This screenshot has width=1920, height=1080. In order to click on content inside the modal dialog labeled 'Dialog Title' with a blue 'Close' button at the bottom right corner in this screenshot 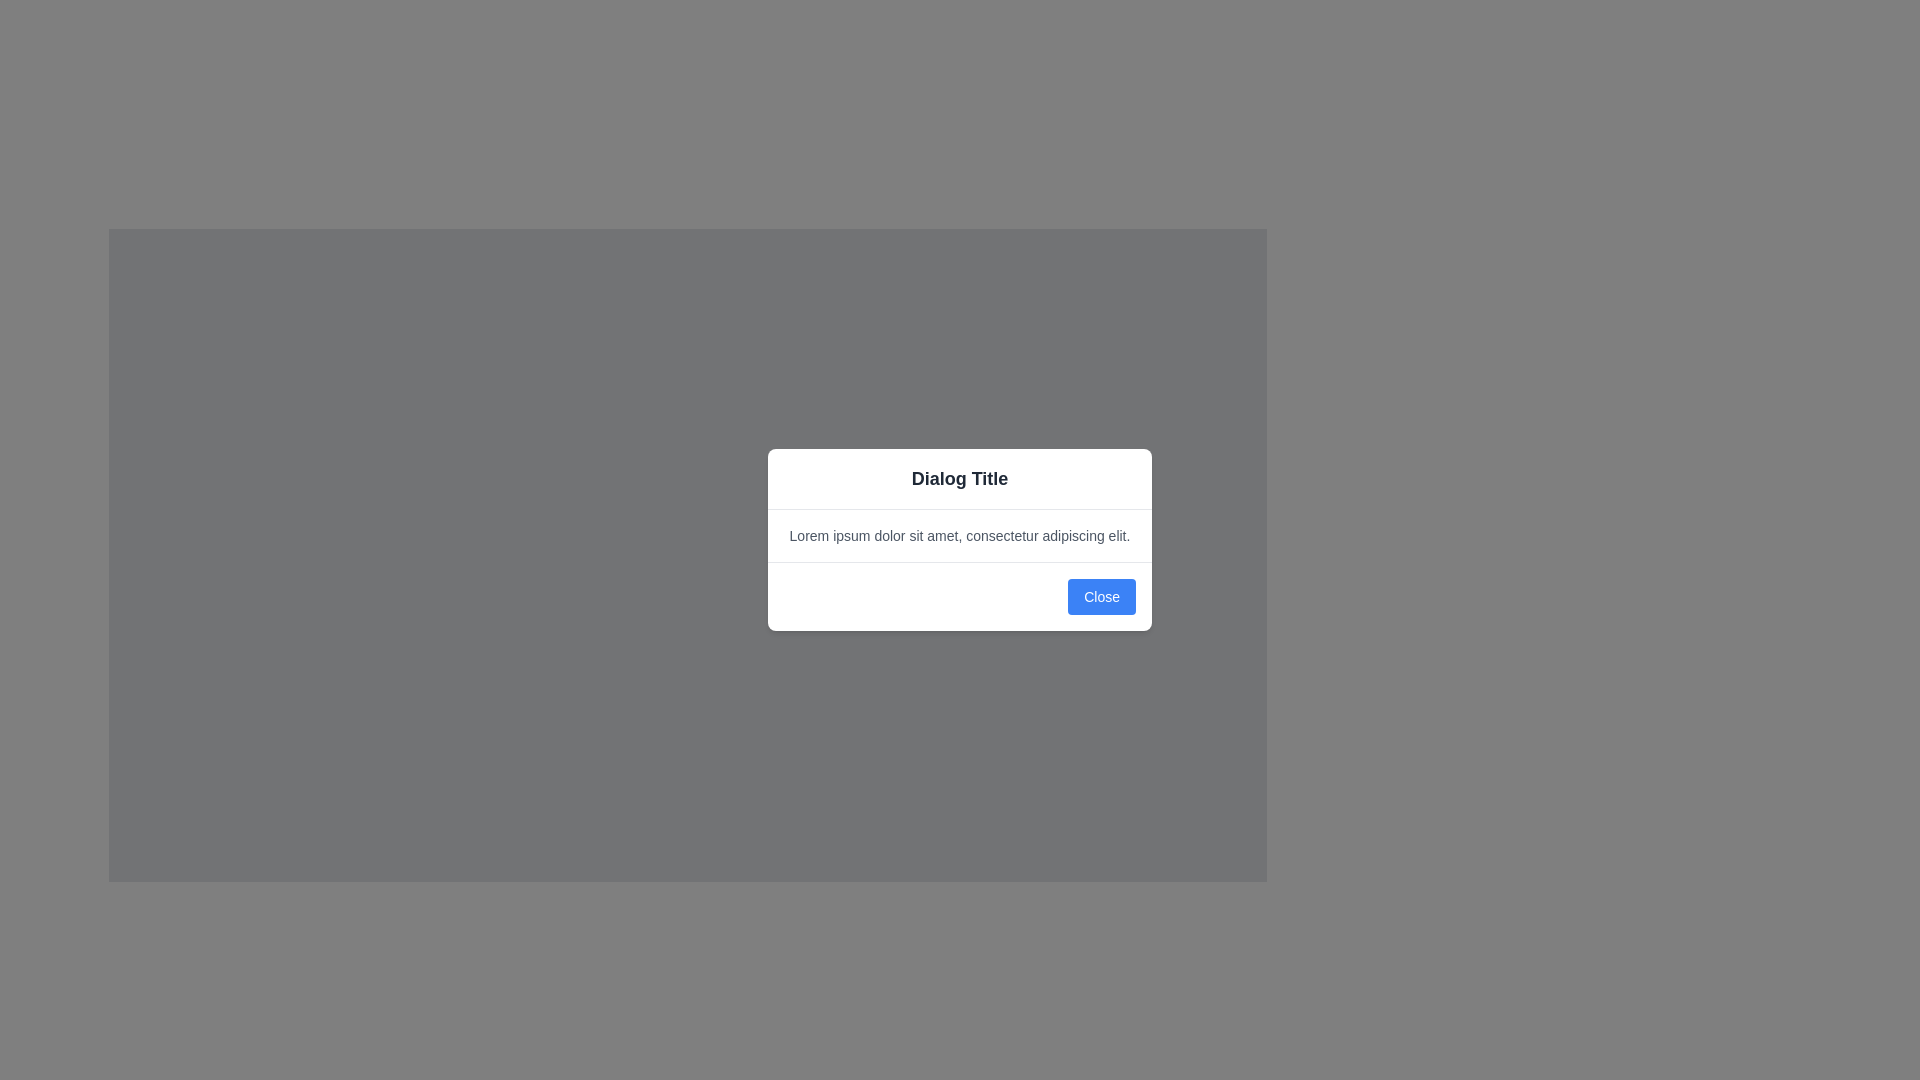, I will do `click(960, 540)`.